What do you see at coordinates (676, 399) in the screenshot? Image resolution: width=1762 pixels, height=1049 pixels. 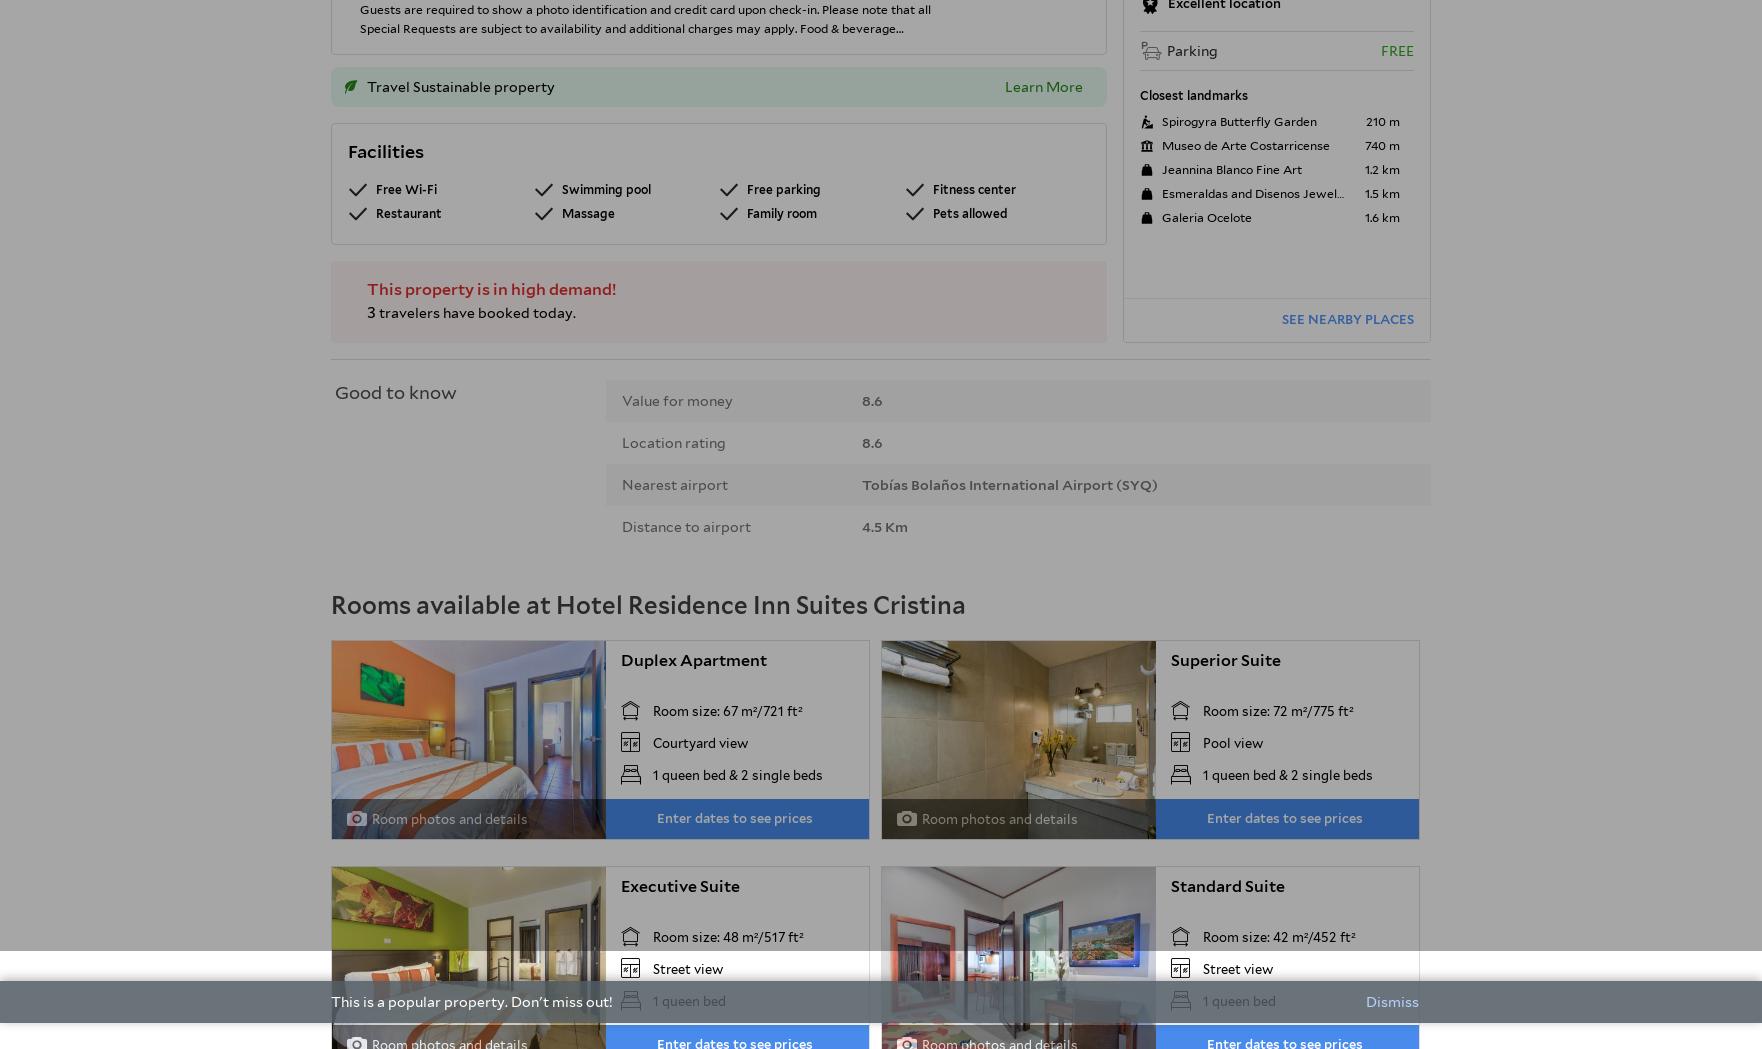 I see `'Value for money'` at bounding box center [676, 399].